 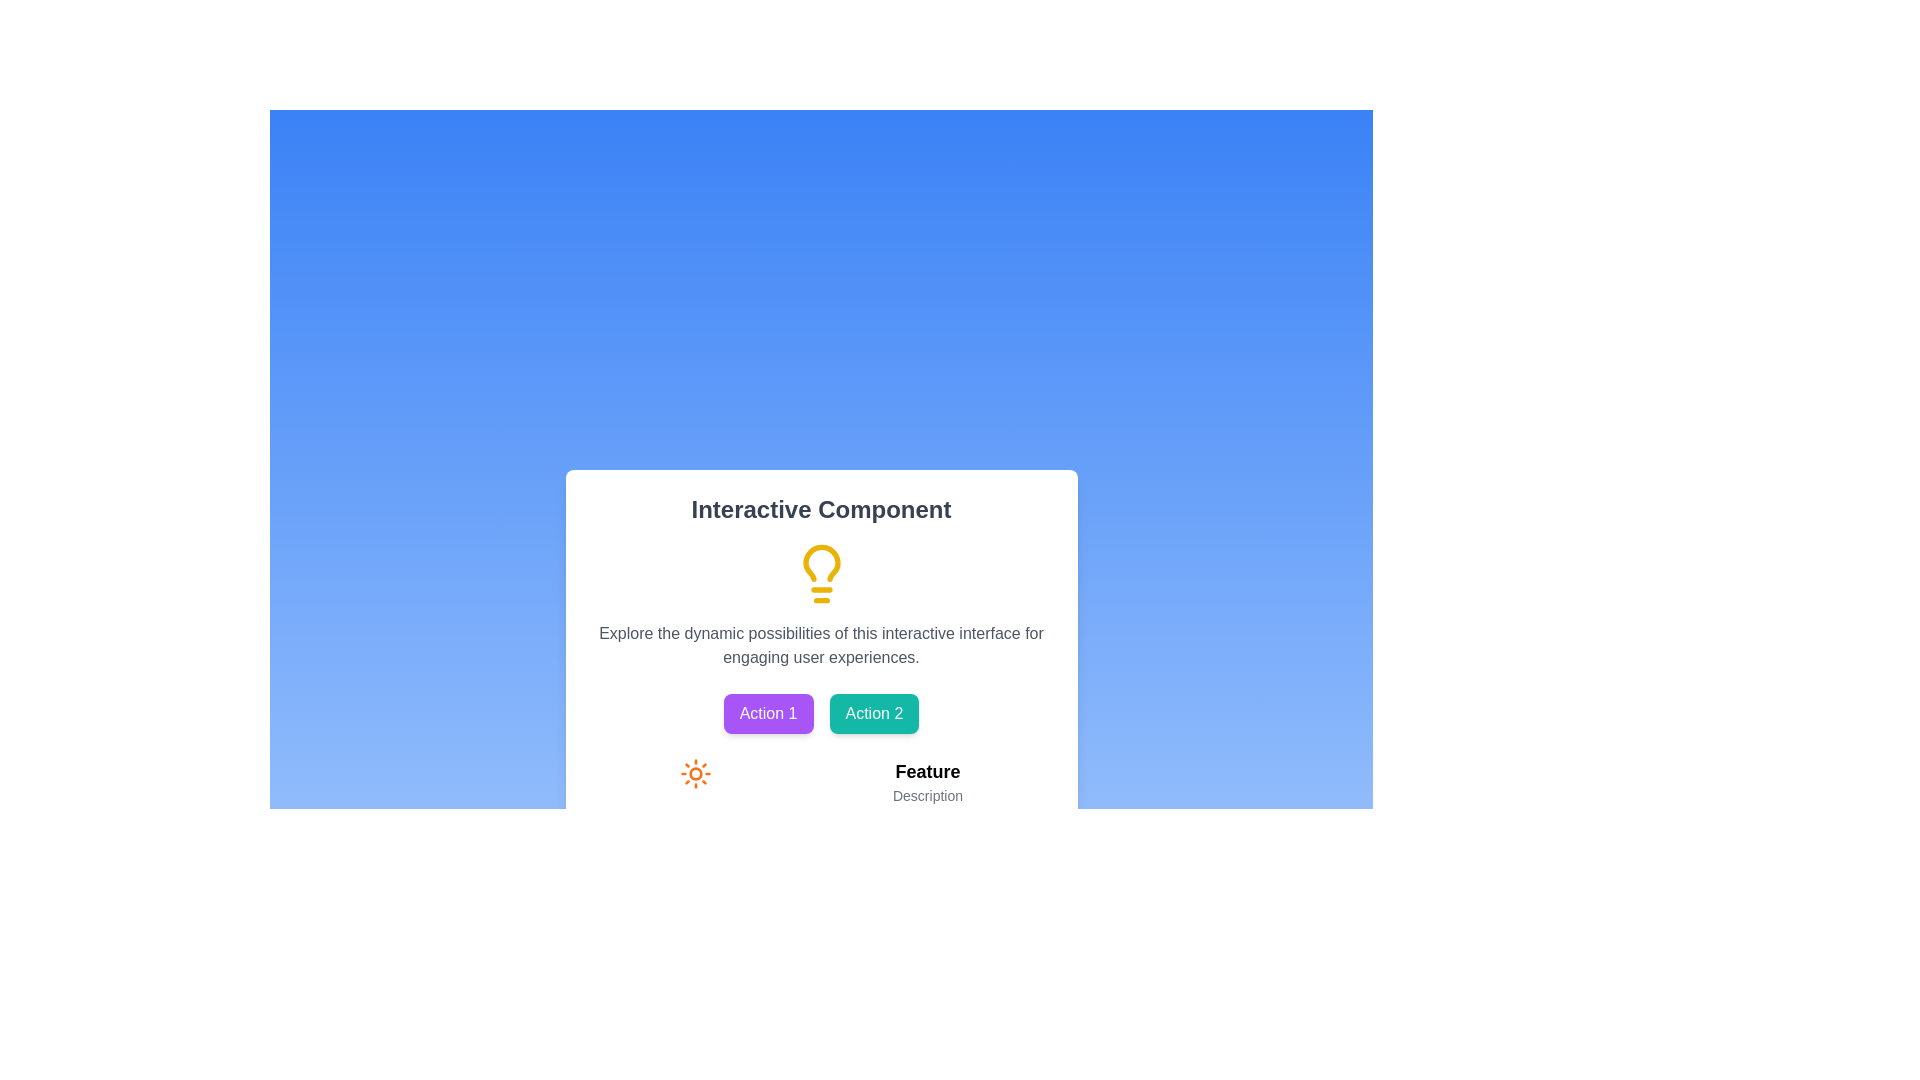 What do you see at coordinates (696, 773) in the screenshot?
I see `the central orange circle of the sun icon located below the 'Interactive Component' title and to the left of the 'Feature Description' label` at bounding box center [696, 773].